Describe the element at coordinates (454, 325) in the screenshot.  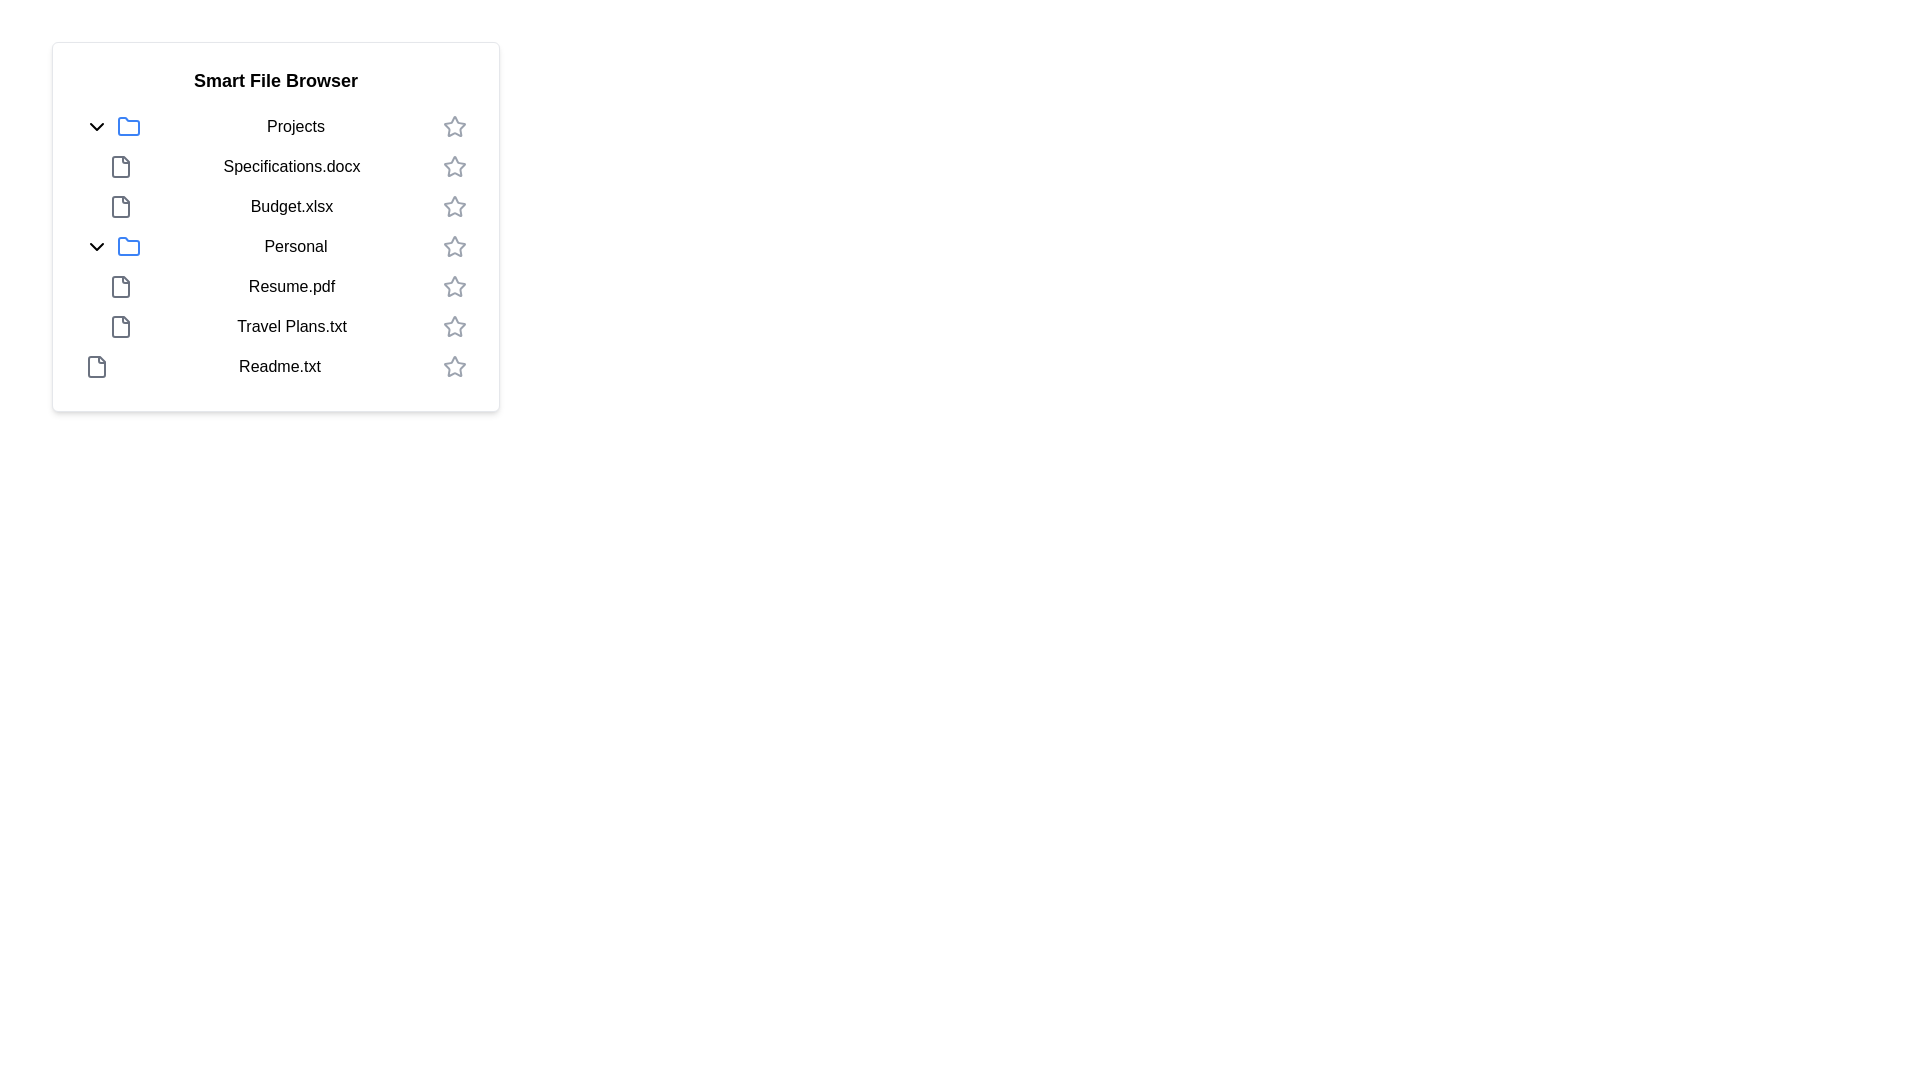
I see `the small, outlined star icon in light gray color located adjacent to the text label 'Travel Plans.txt' to interact with the item` at that location.